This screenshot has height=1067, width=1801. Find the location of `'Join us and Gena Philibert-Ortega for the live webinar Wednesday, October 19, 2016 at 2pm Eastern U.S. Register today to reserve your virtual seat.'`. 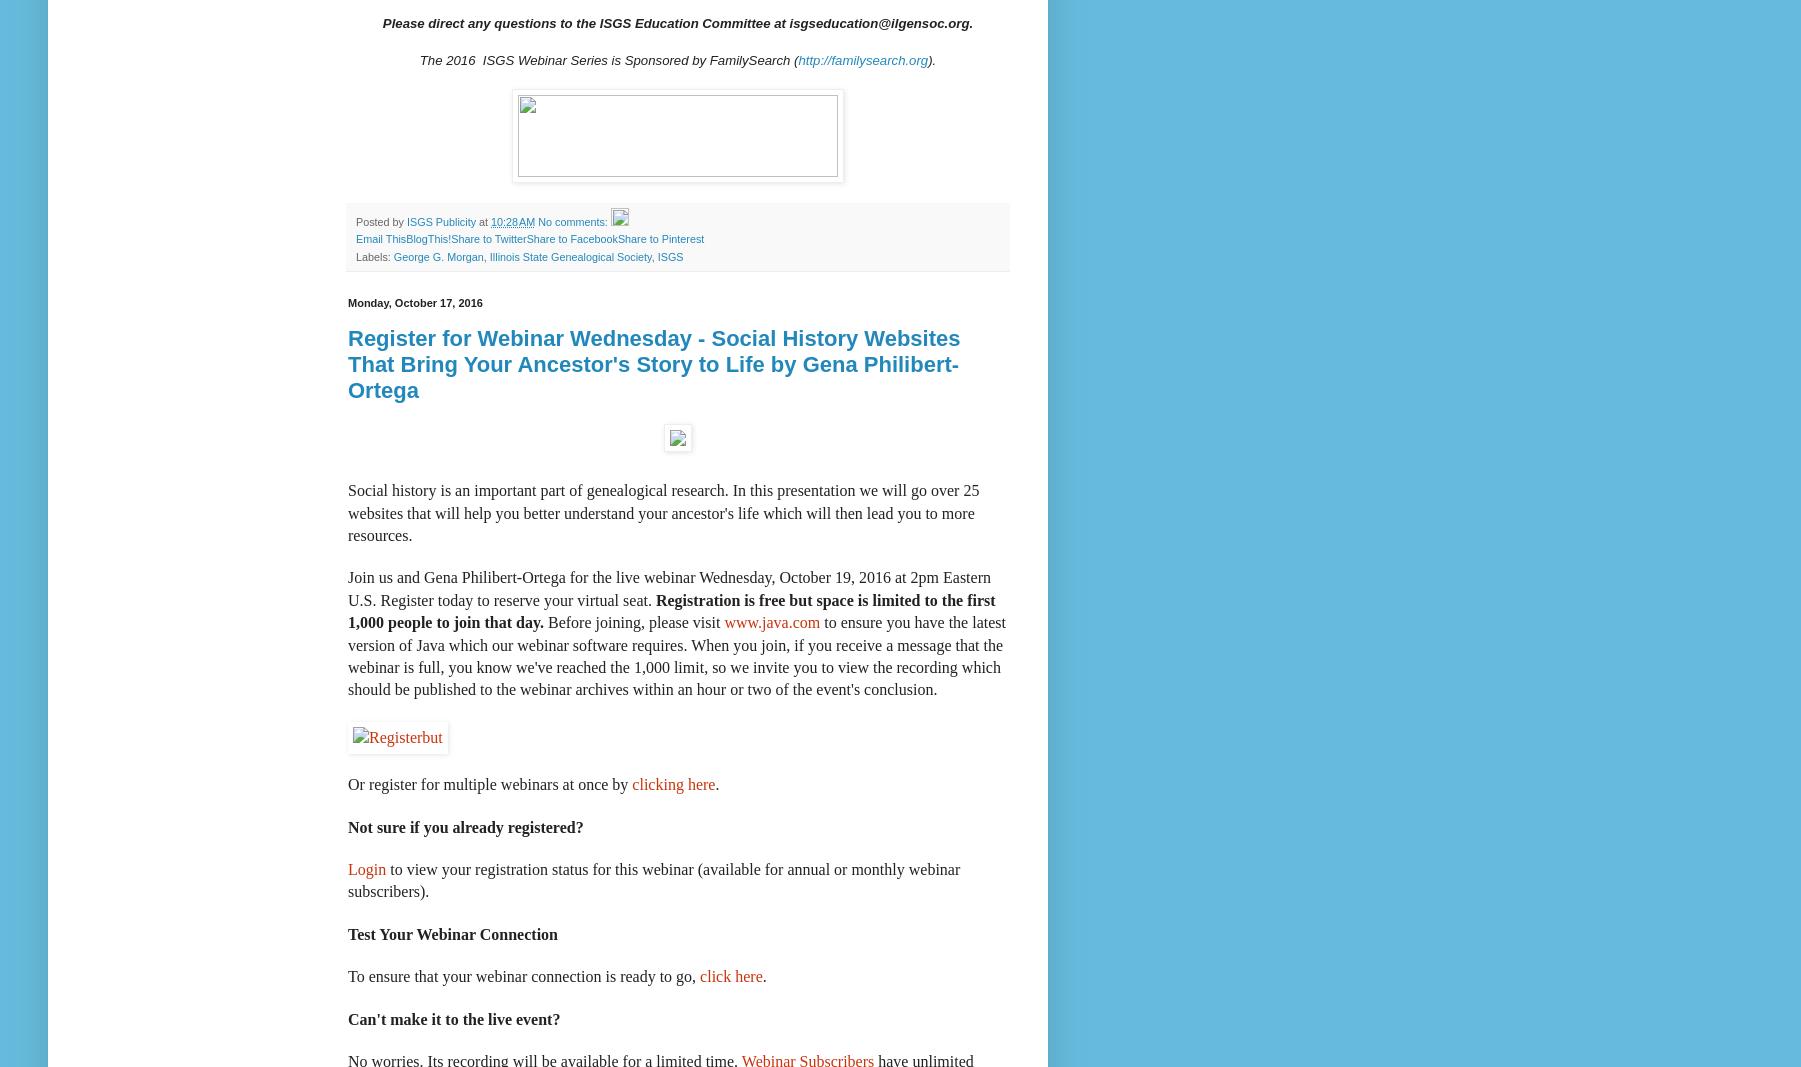

'Join us and Gena Philibert-Ortega for the live webinar Wednesday, October 19, 2016 at 2pm Eastern U.S. Register today to reserve your virtual seat.' is located at coordinates (668, 588).